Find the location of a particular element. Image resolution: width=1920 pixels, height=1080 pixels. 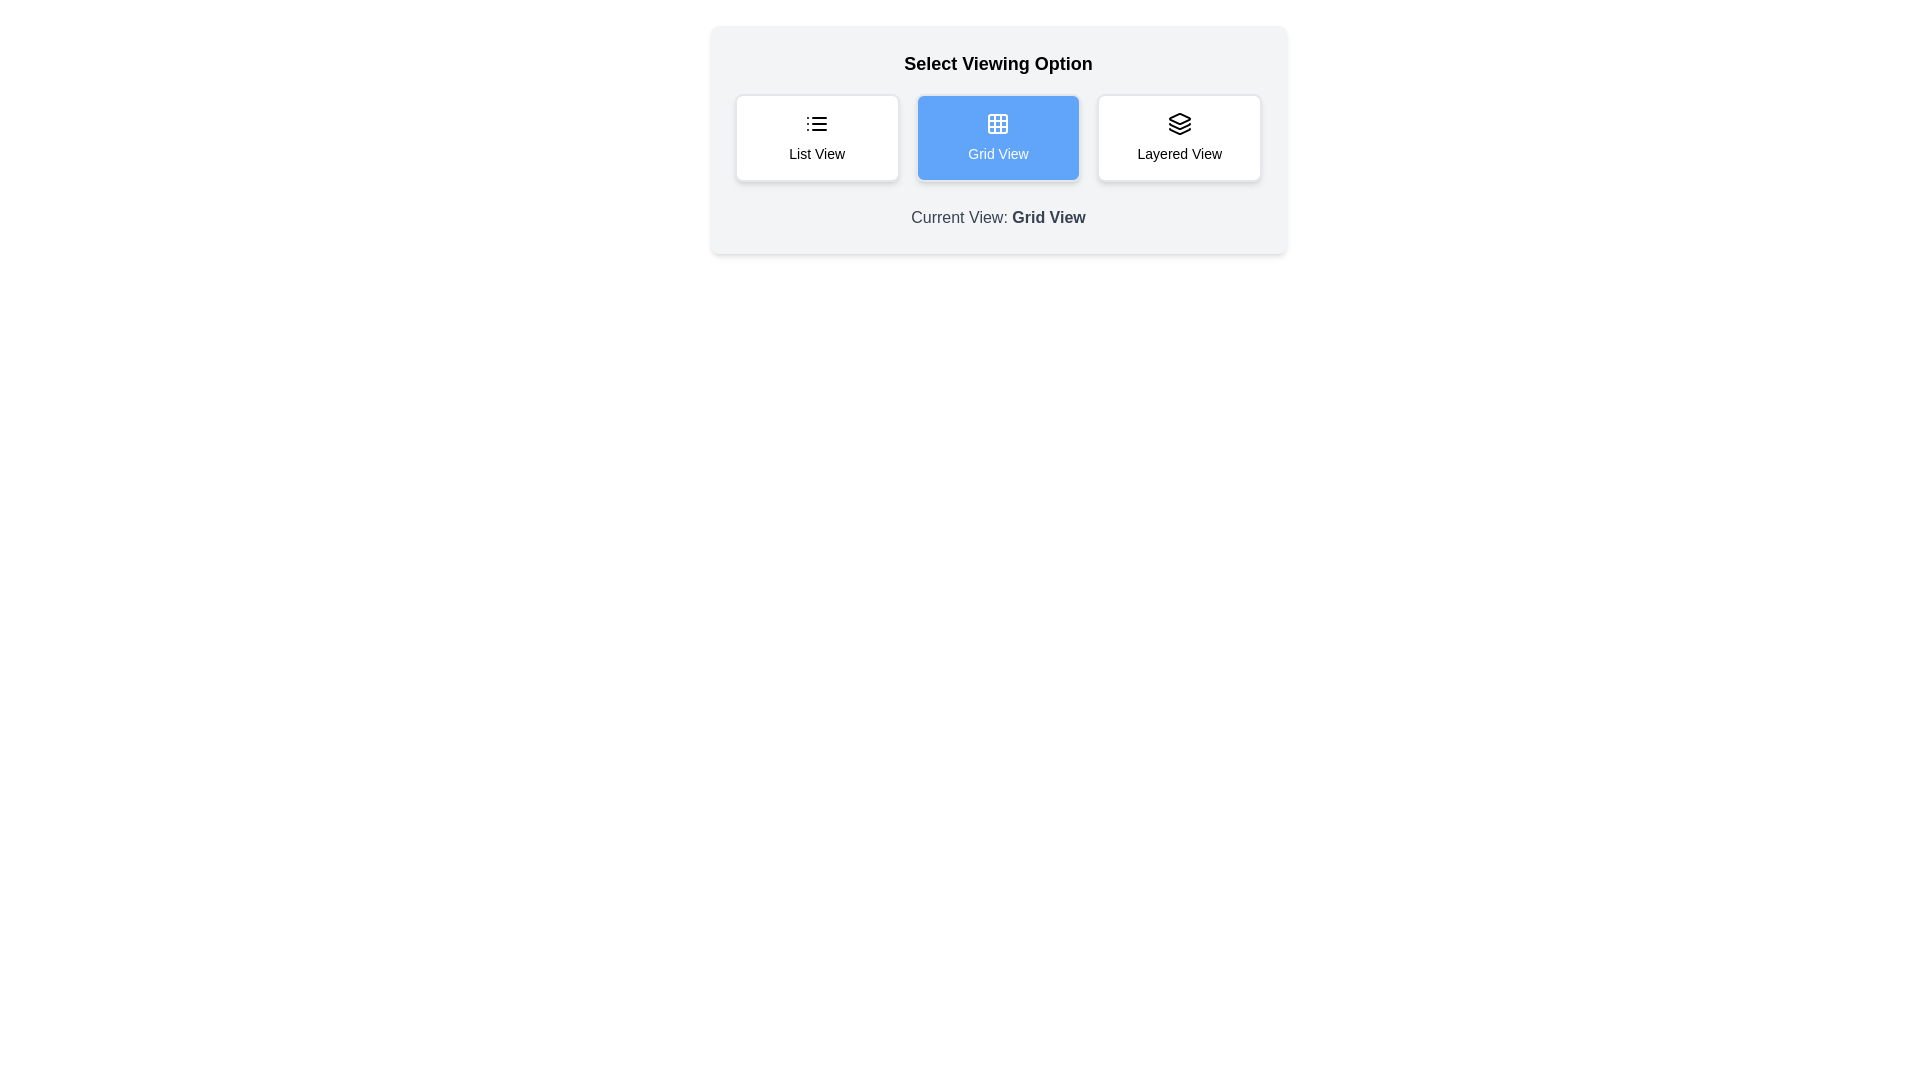

the Grid View button located centrally between the List View and Layered View buttons is located at coordinates (998, 137).